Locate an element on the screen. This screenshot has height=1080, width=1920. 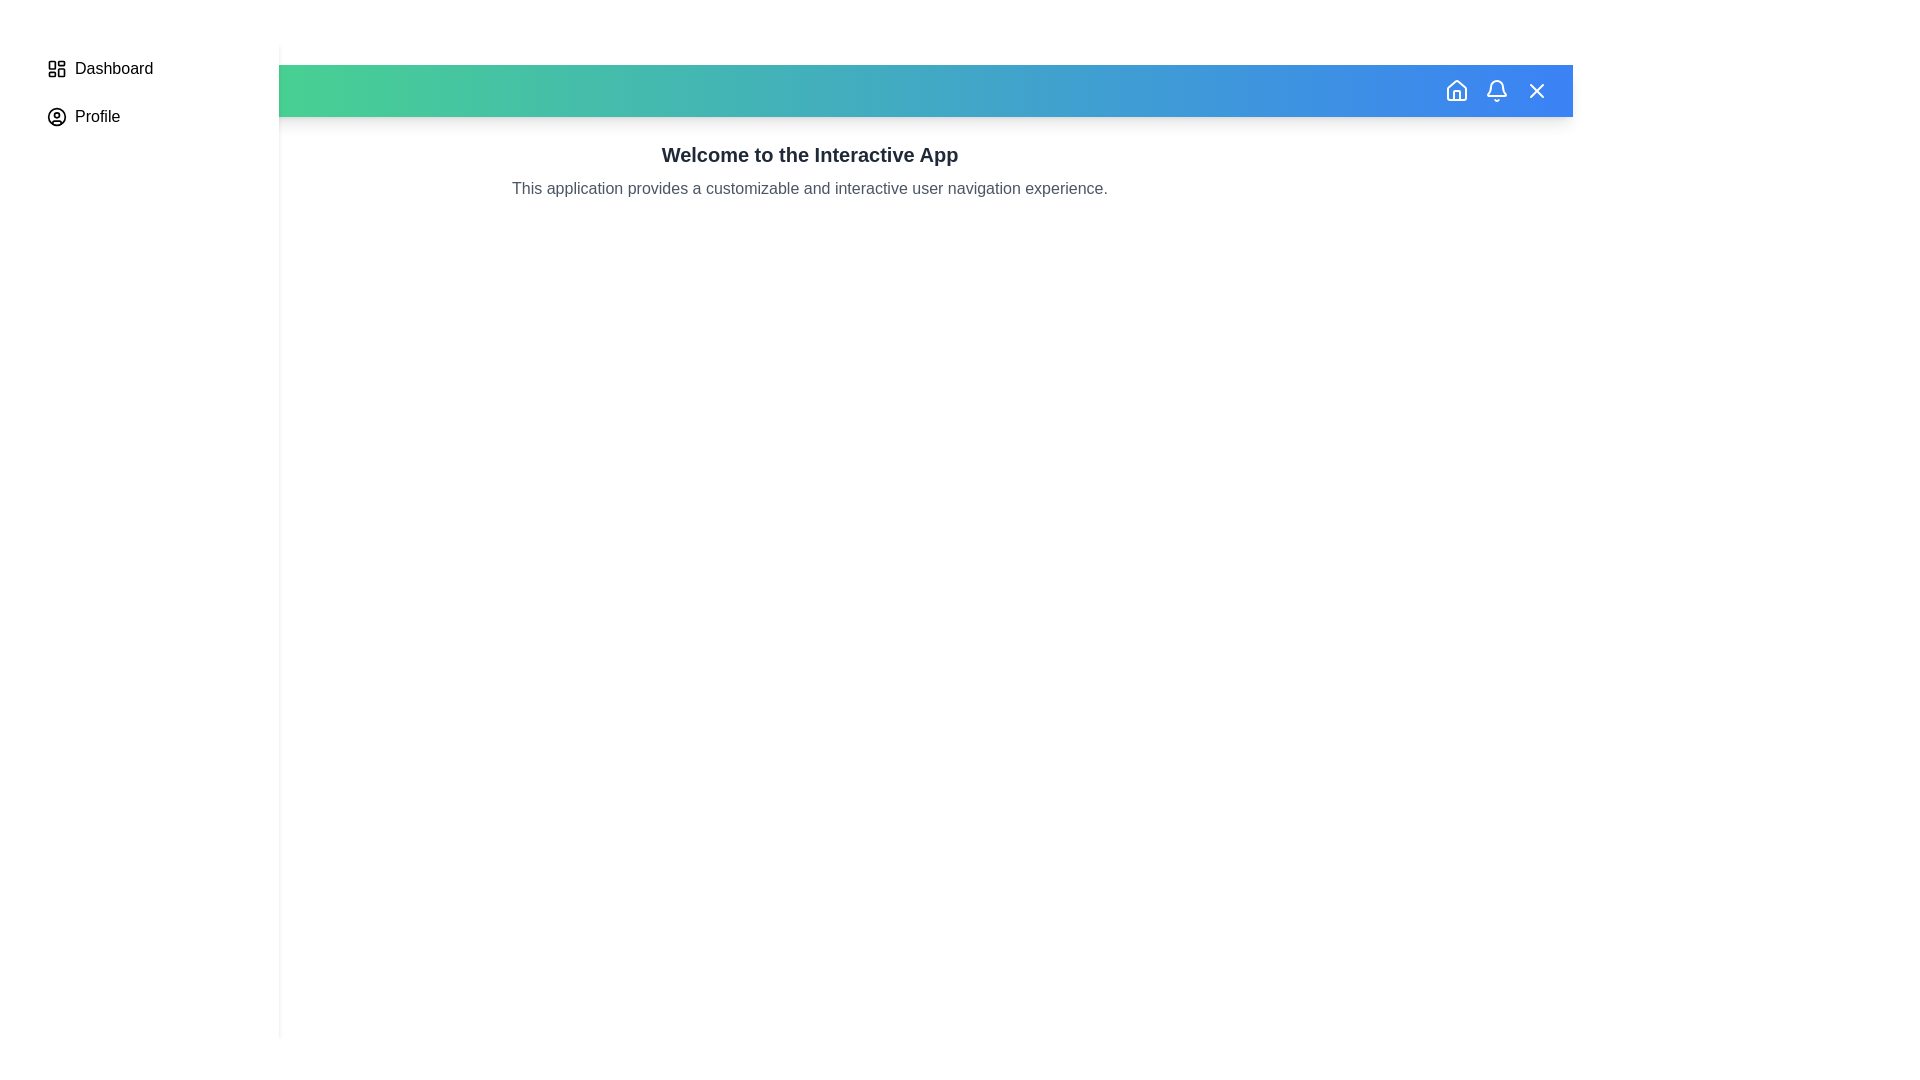
the black circle representing the outer boundary of the user profile icon located in the left-hand navigation menu, beneath the dashboard icon and aligned with the 'Profile' label is located at coordinates (57, 116).